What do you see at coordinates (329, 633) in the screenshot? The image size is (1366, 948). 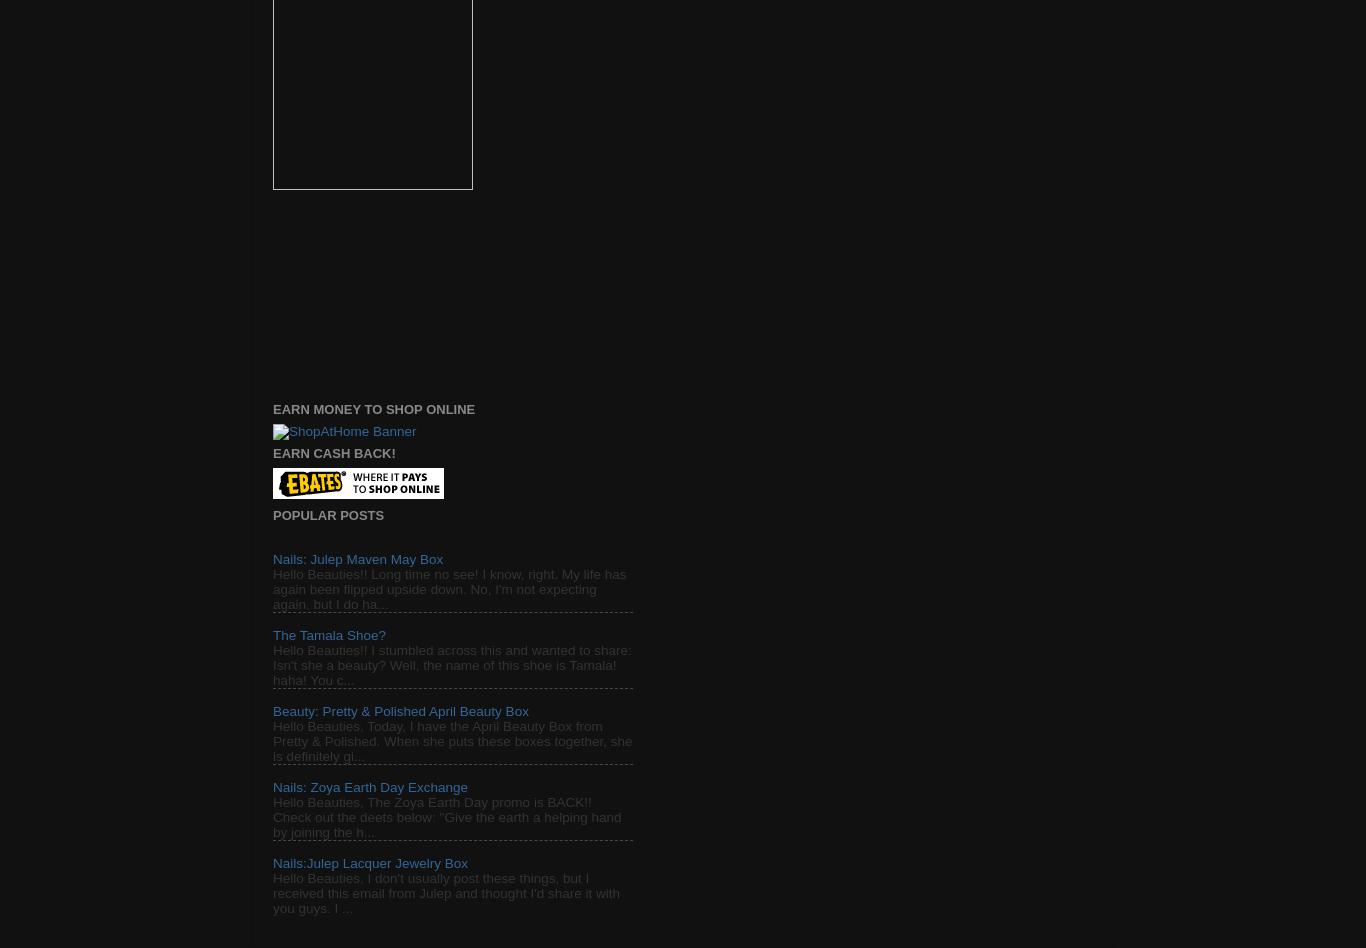 I see `'The Tamala Shoe?'` at bounding box center [329, 633].